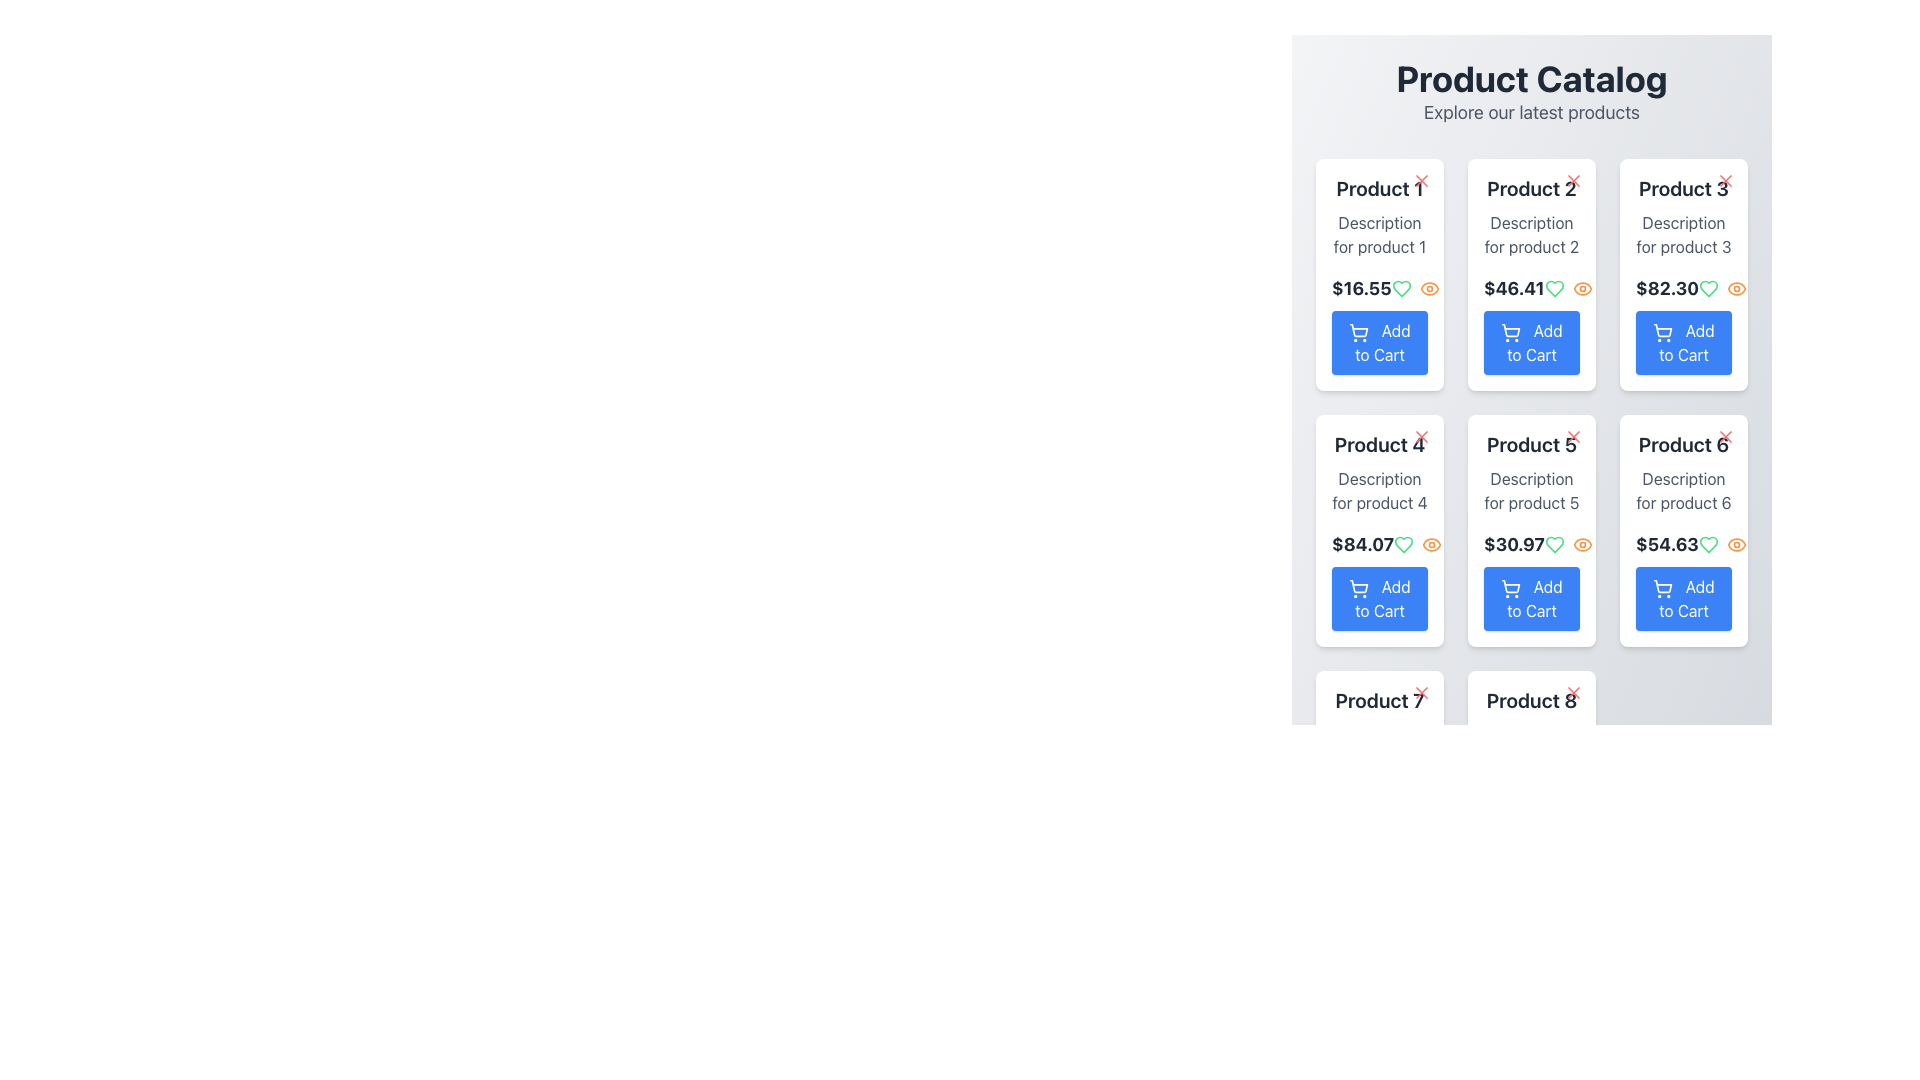 Image resolution: width=1920 pixels, height=1080 pixels. I want to click on the close button with an 'X' design in red color located at the top-right corner of the card for 'Product 6', so click(1725, 435).